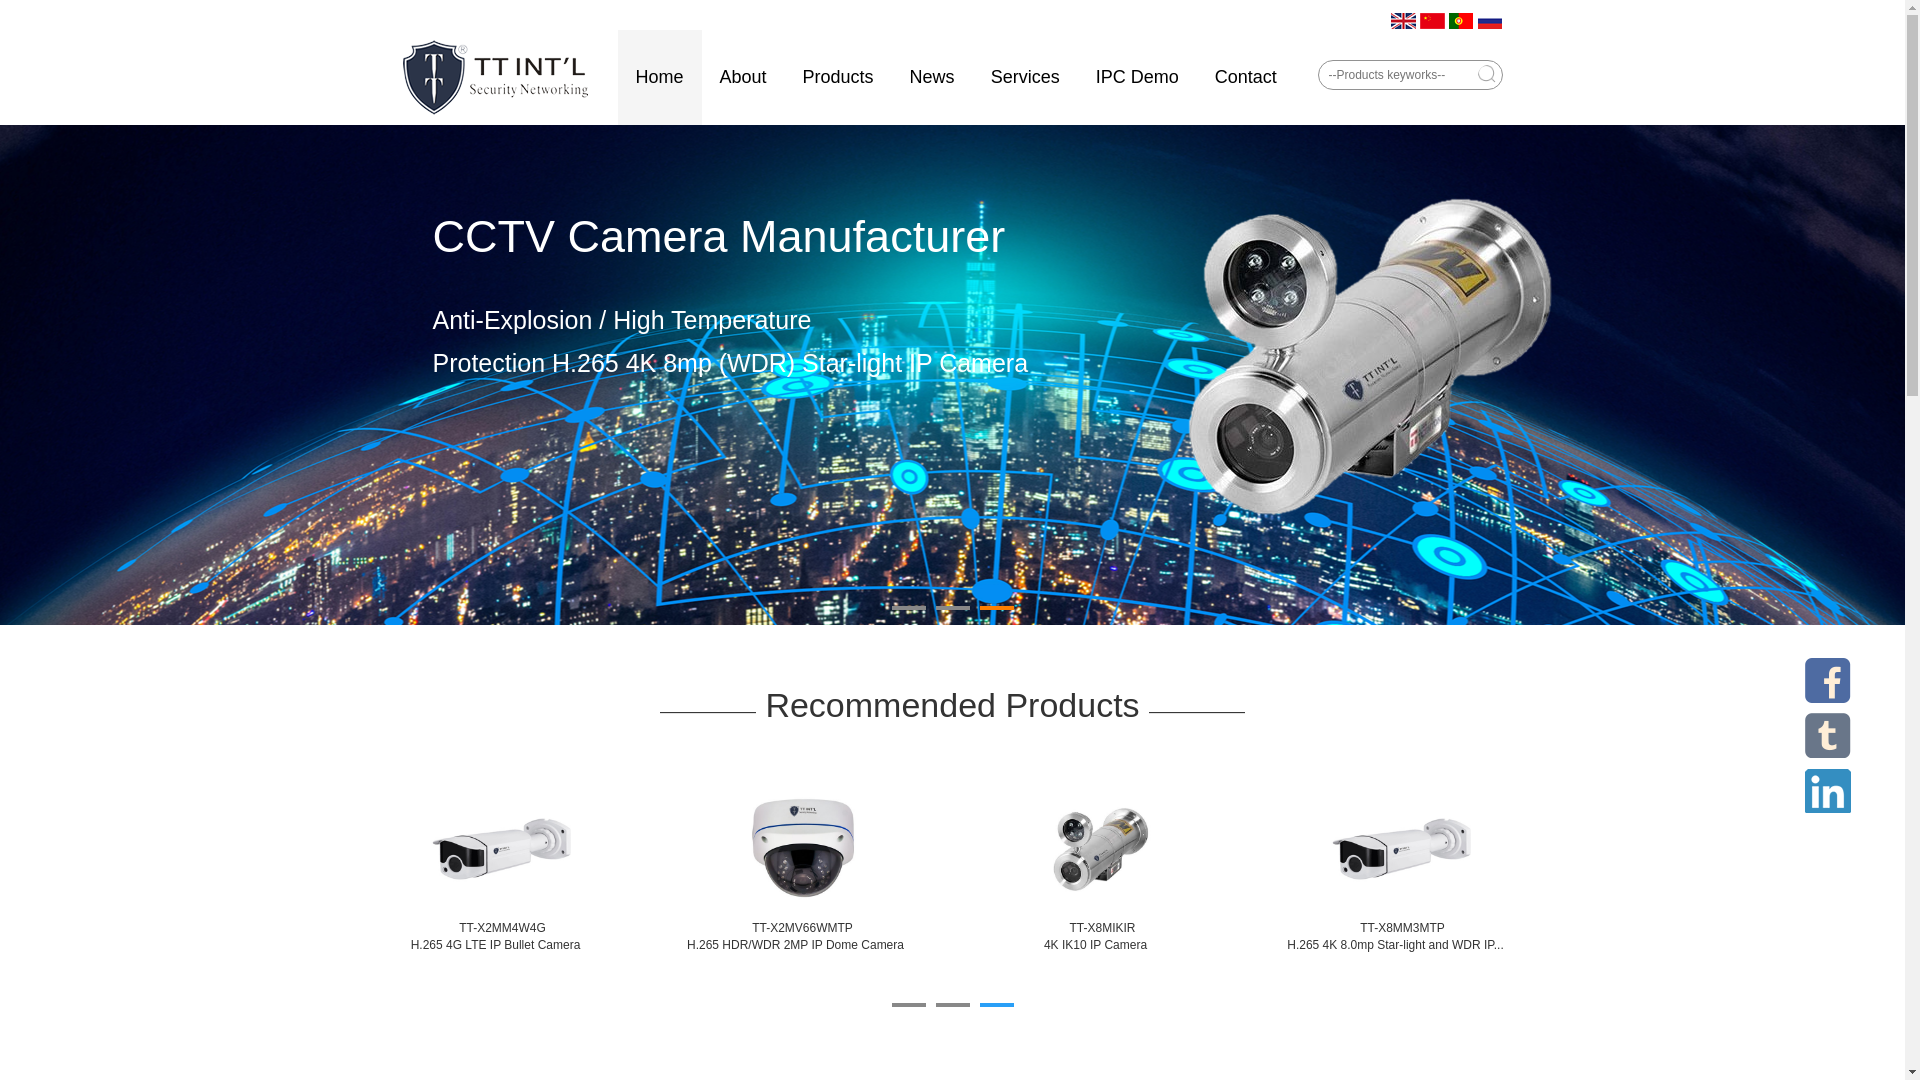 This screenshot has width=1920, height=1080. What do you see at coordinates (742, 76) in the screenshot?
I see `'About'` at bounding box center [742, 76].